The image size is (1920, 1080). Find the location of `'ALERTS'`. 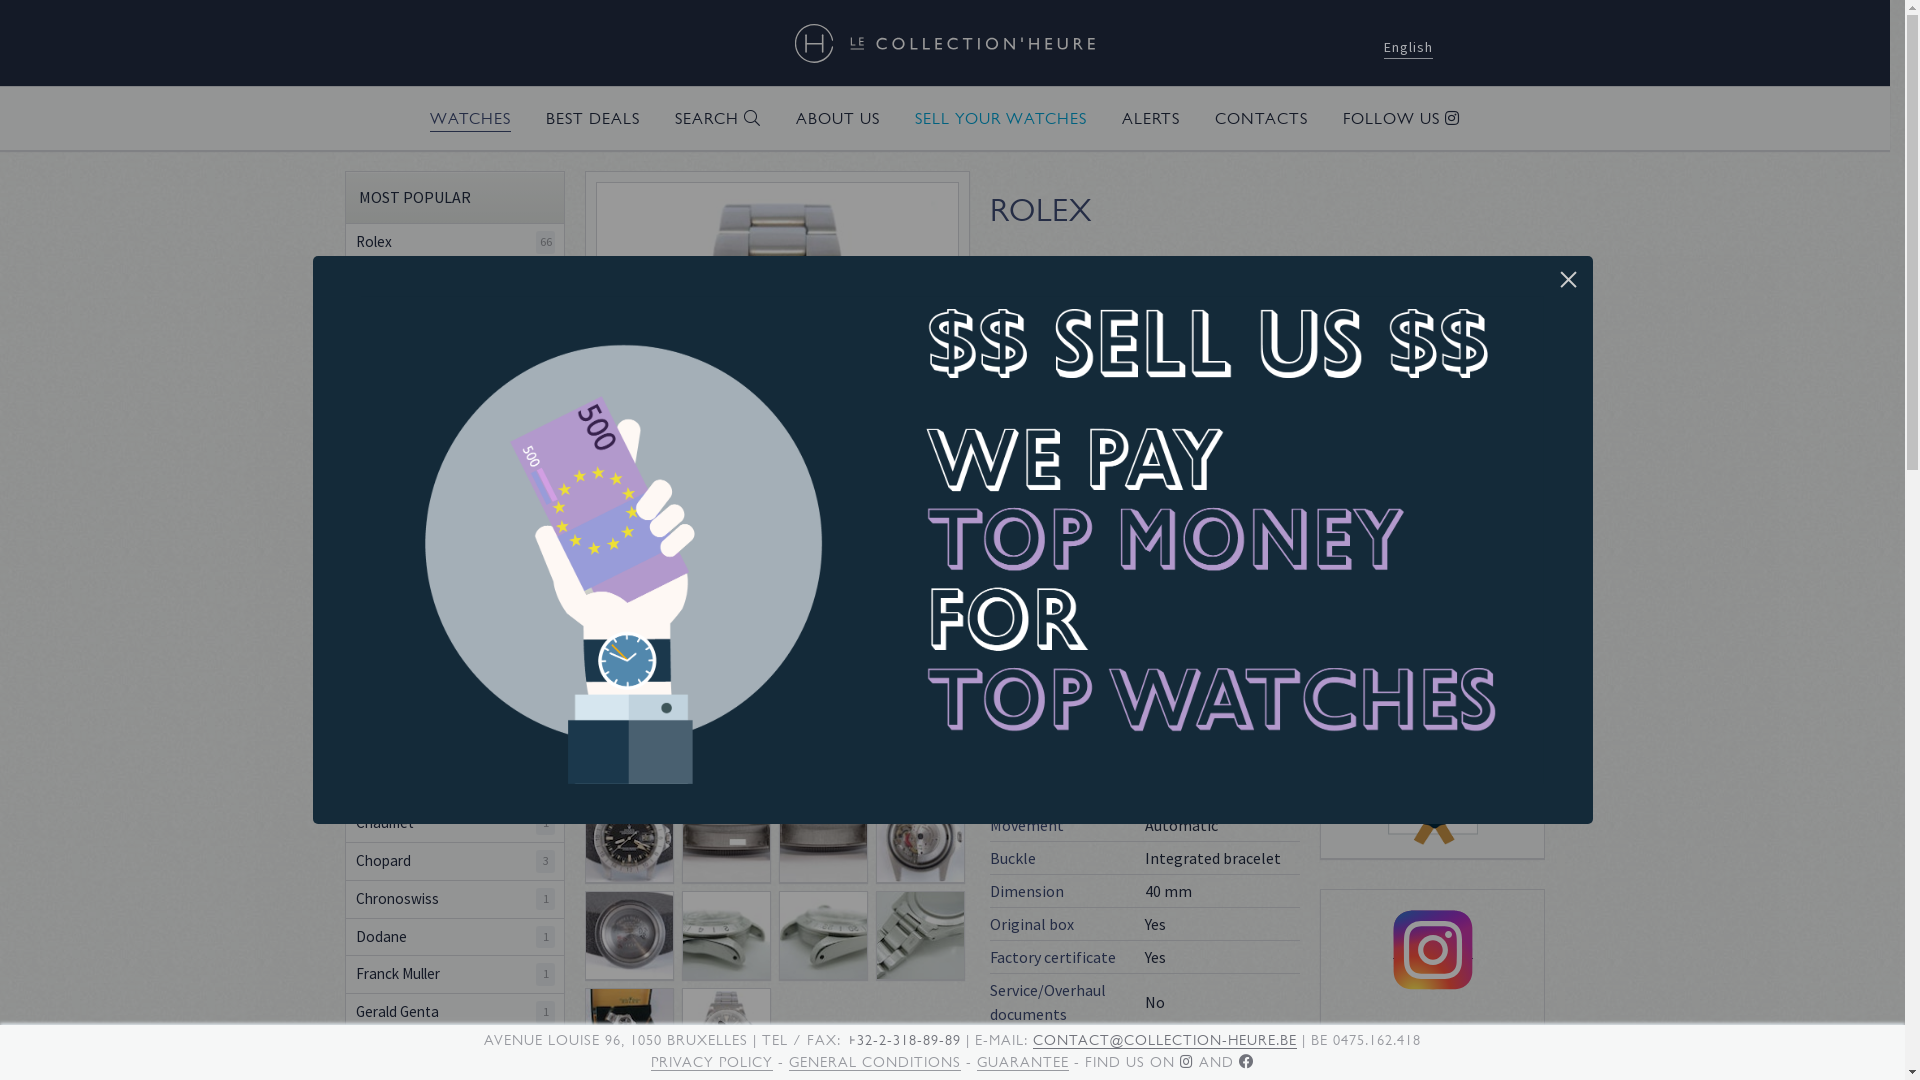

'ALERTS' is located at coordinates (1122, 119).